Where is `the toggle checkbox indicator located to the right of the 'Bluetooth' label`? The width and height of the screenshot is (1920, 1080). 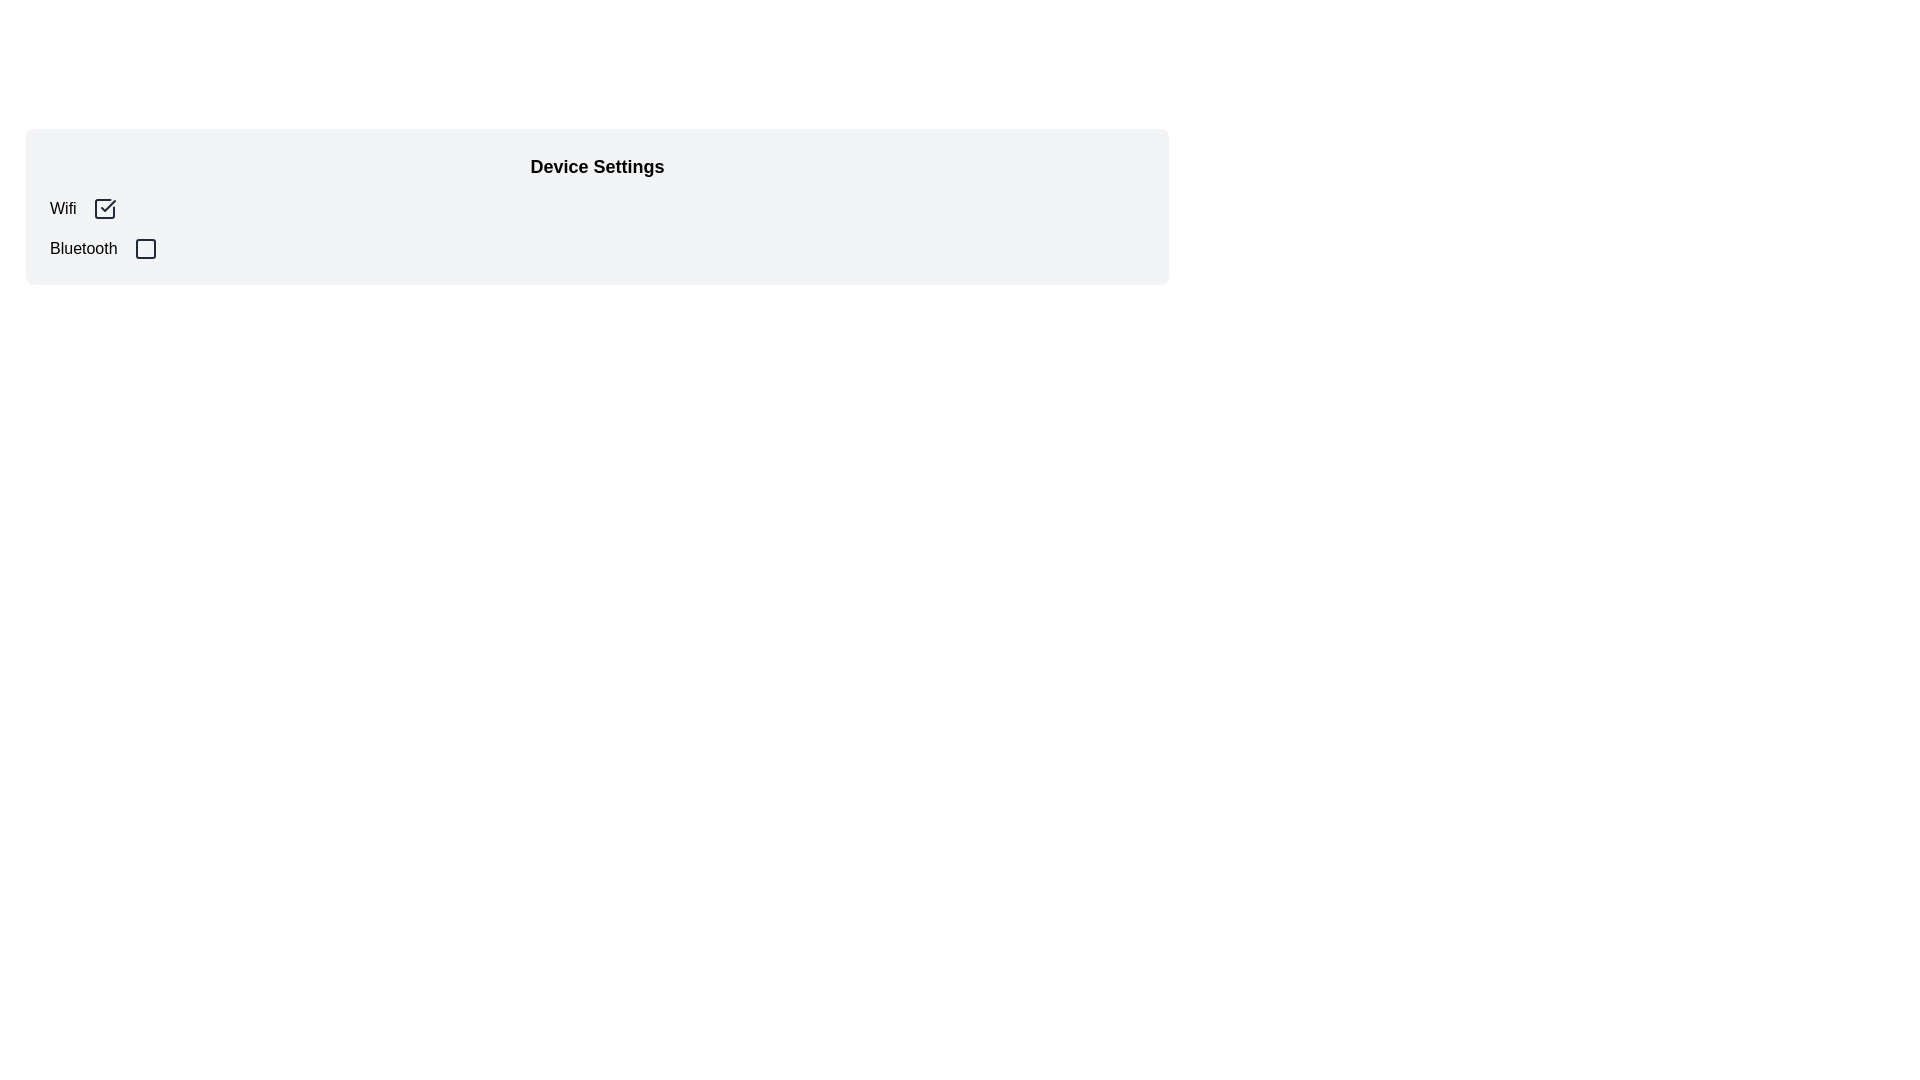 the toggle checkbox indicator located to the right of the 'Bluetooth' label is located at coordinates (144, 248).